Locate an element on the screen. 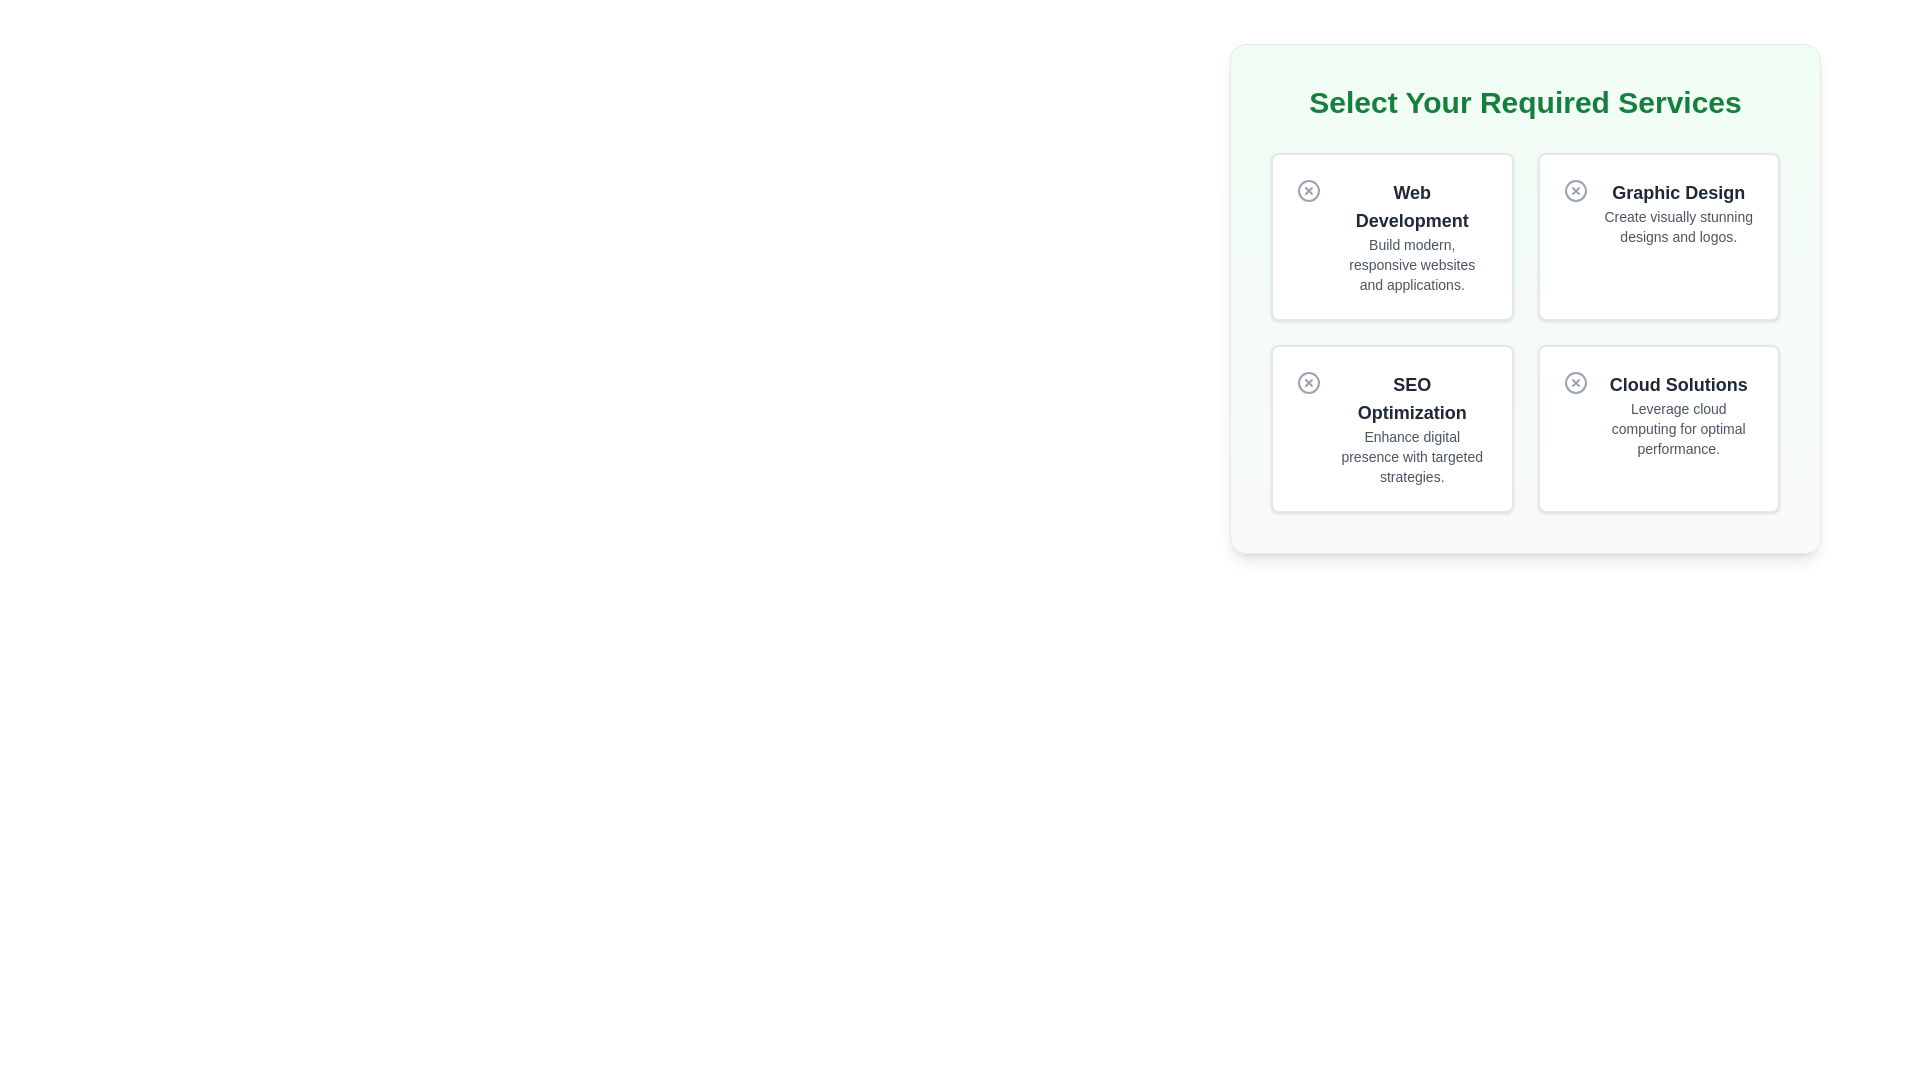 Image resolution: width=1920 pixels, height=1080 pixels. the 'Graphic Design' text element, which is styled with a bold and large font and is positioned centrally in the second card of a grid layout is located at coordinates (1678, 192).